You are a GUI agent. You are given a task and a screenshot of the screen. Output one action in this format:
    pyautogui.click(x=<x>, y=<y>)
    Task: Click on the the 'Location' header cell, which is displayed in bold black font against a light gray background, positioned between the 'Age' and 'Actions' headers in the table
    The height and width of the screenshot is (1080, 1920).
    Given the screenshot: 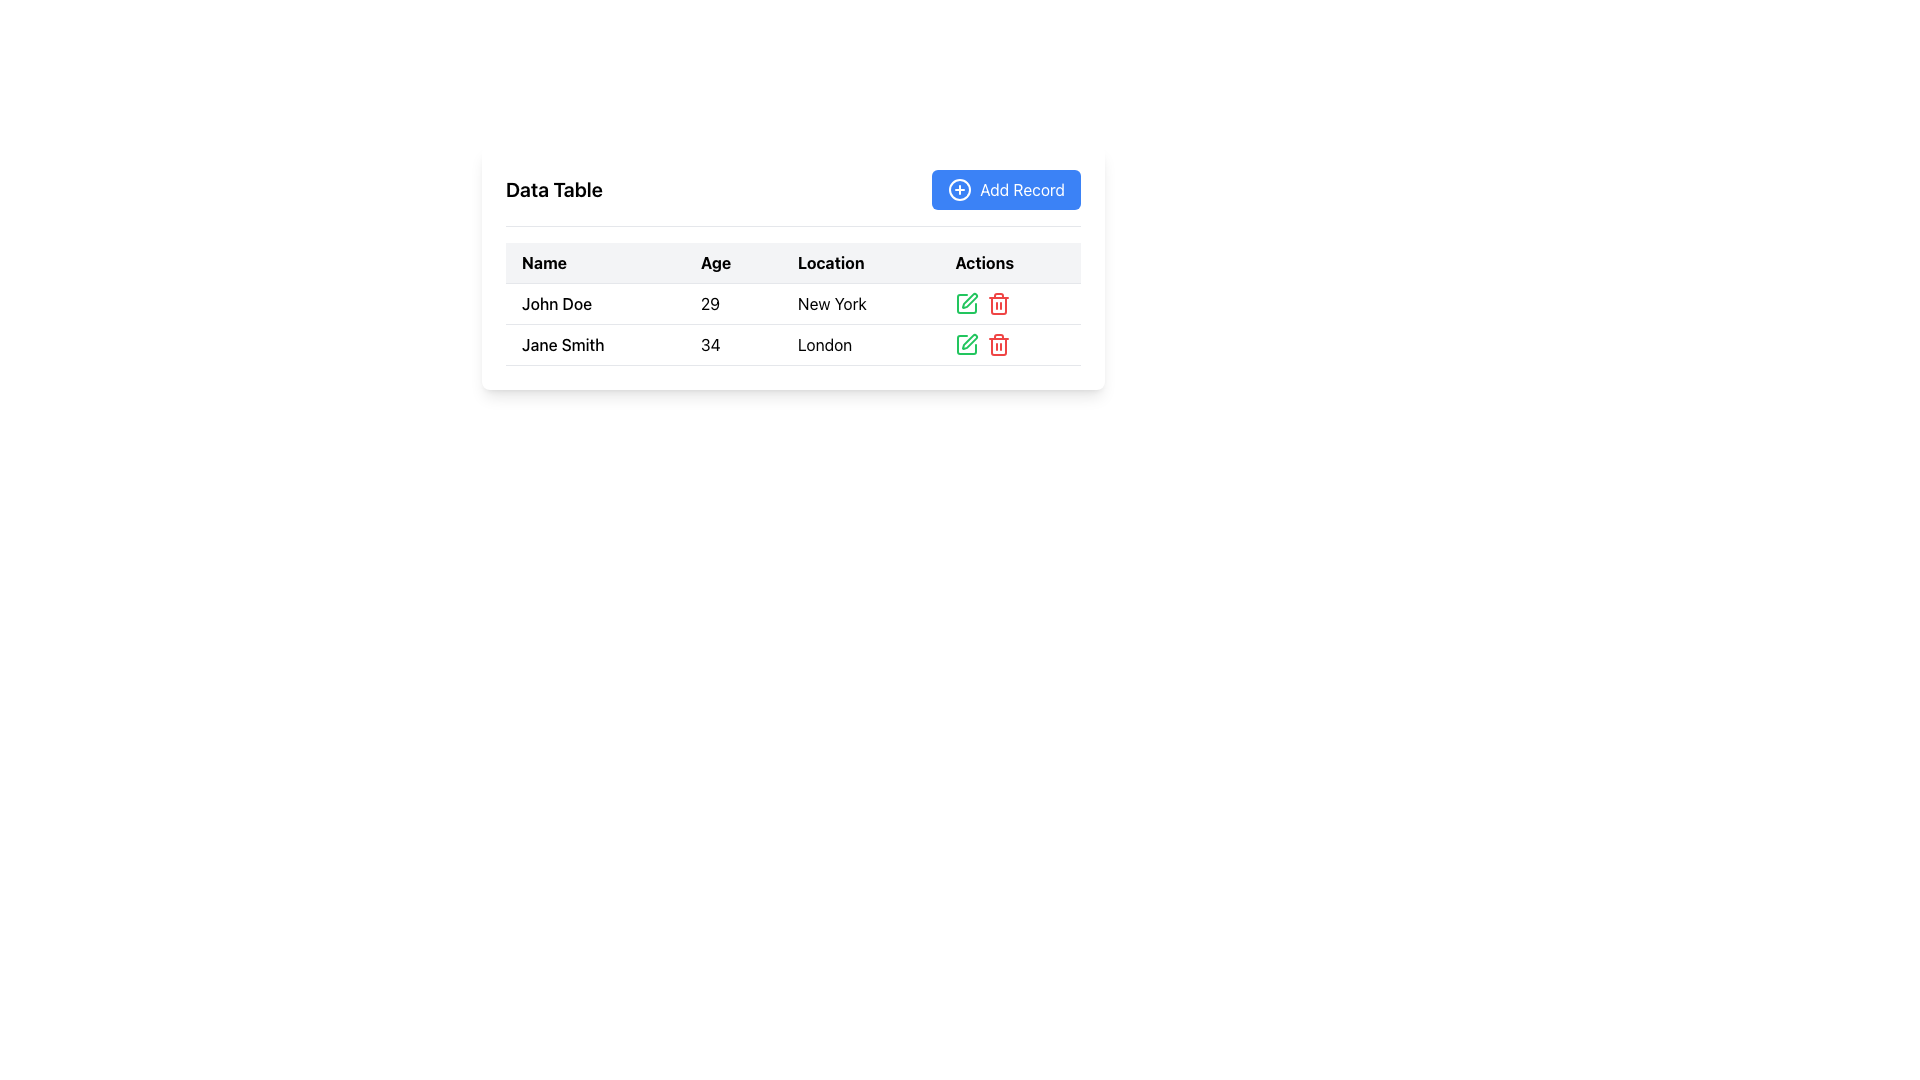 What is the action you would take?
    pyautogui.click(x=860, y=262)
    